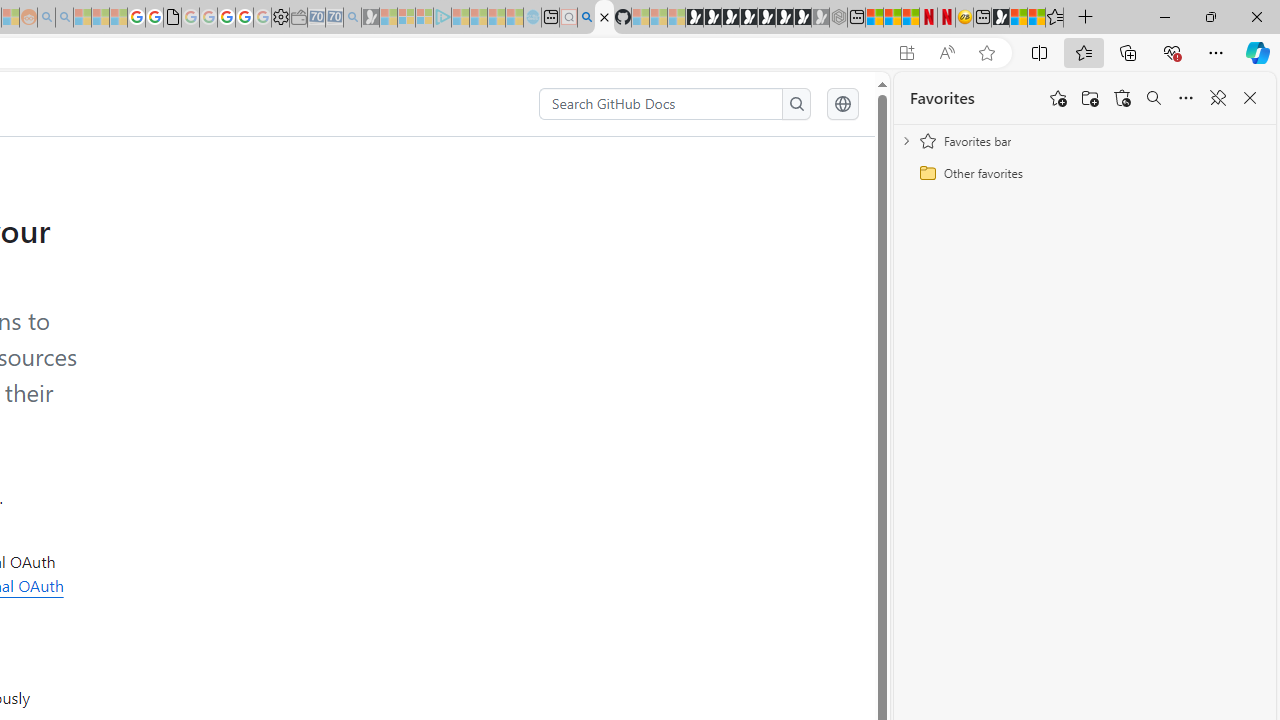  Describe the element at coordinates (1255, 16) in the screenshot. I see `'Close'` at that location.